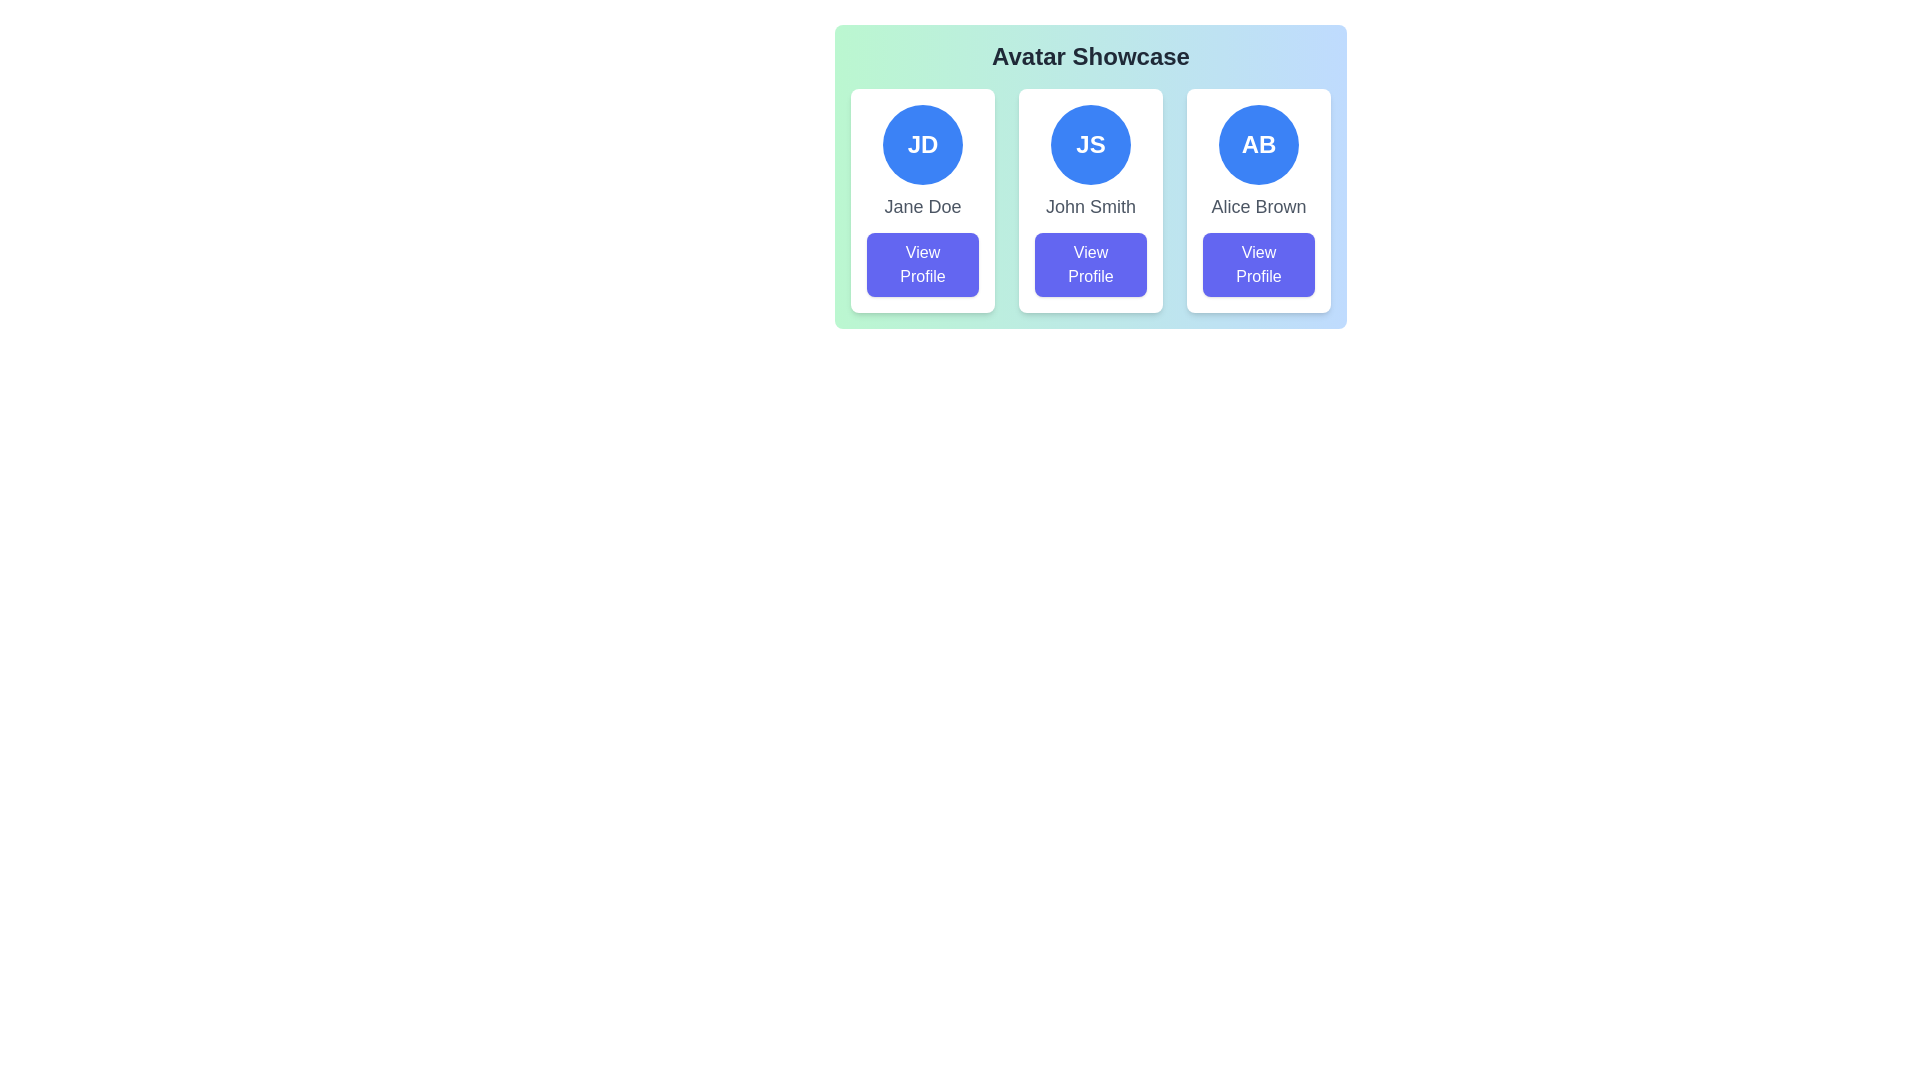 The image size is (1920, 1080). What do you see at coordinates (921, 200) in the screenshot?
I see `initials 'JD' displayed on the profile card for user 'Jane Doe', which is the first card in the grid layout` at bounding box center [921, 200].